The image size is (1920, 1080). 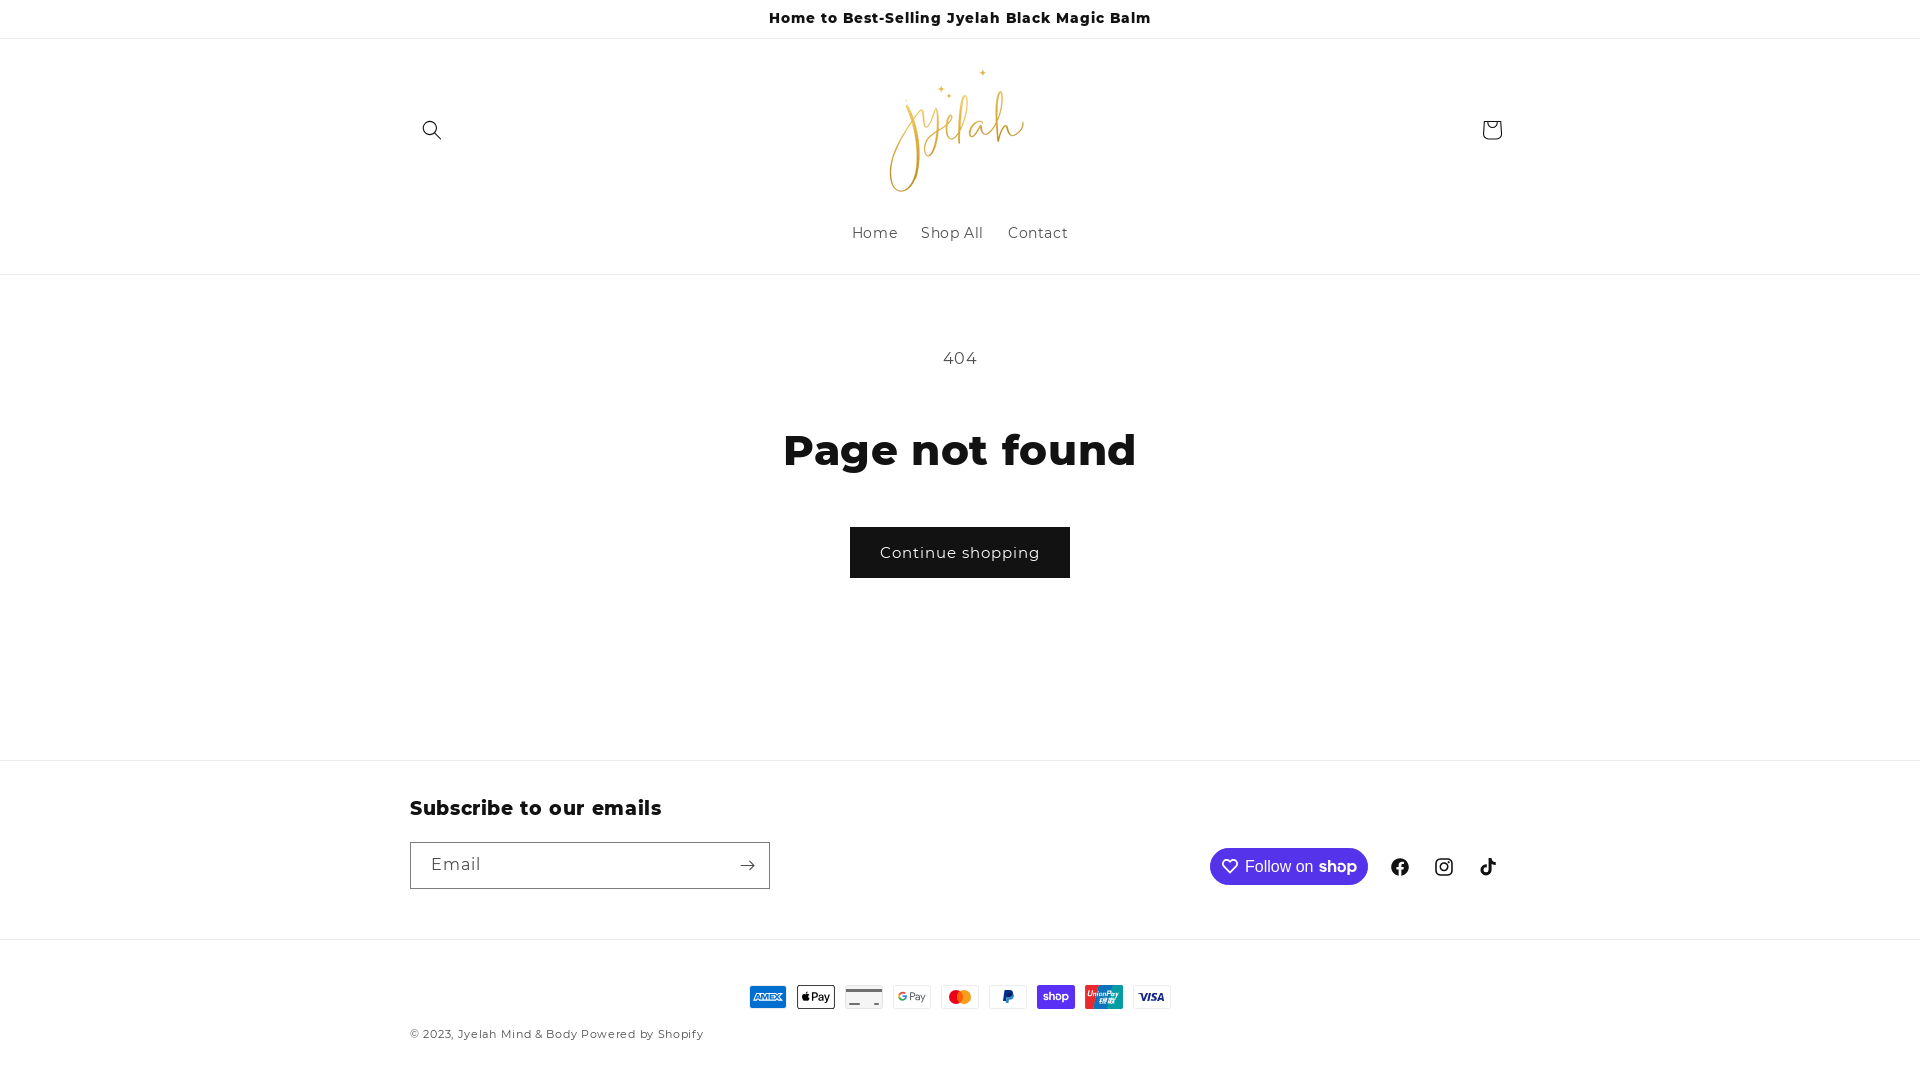 What do you see at coordinates (874, 231) in the screenshot?
I see `'Home'` at bounding box center [874, 231].